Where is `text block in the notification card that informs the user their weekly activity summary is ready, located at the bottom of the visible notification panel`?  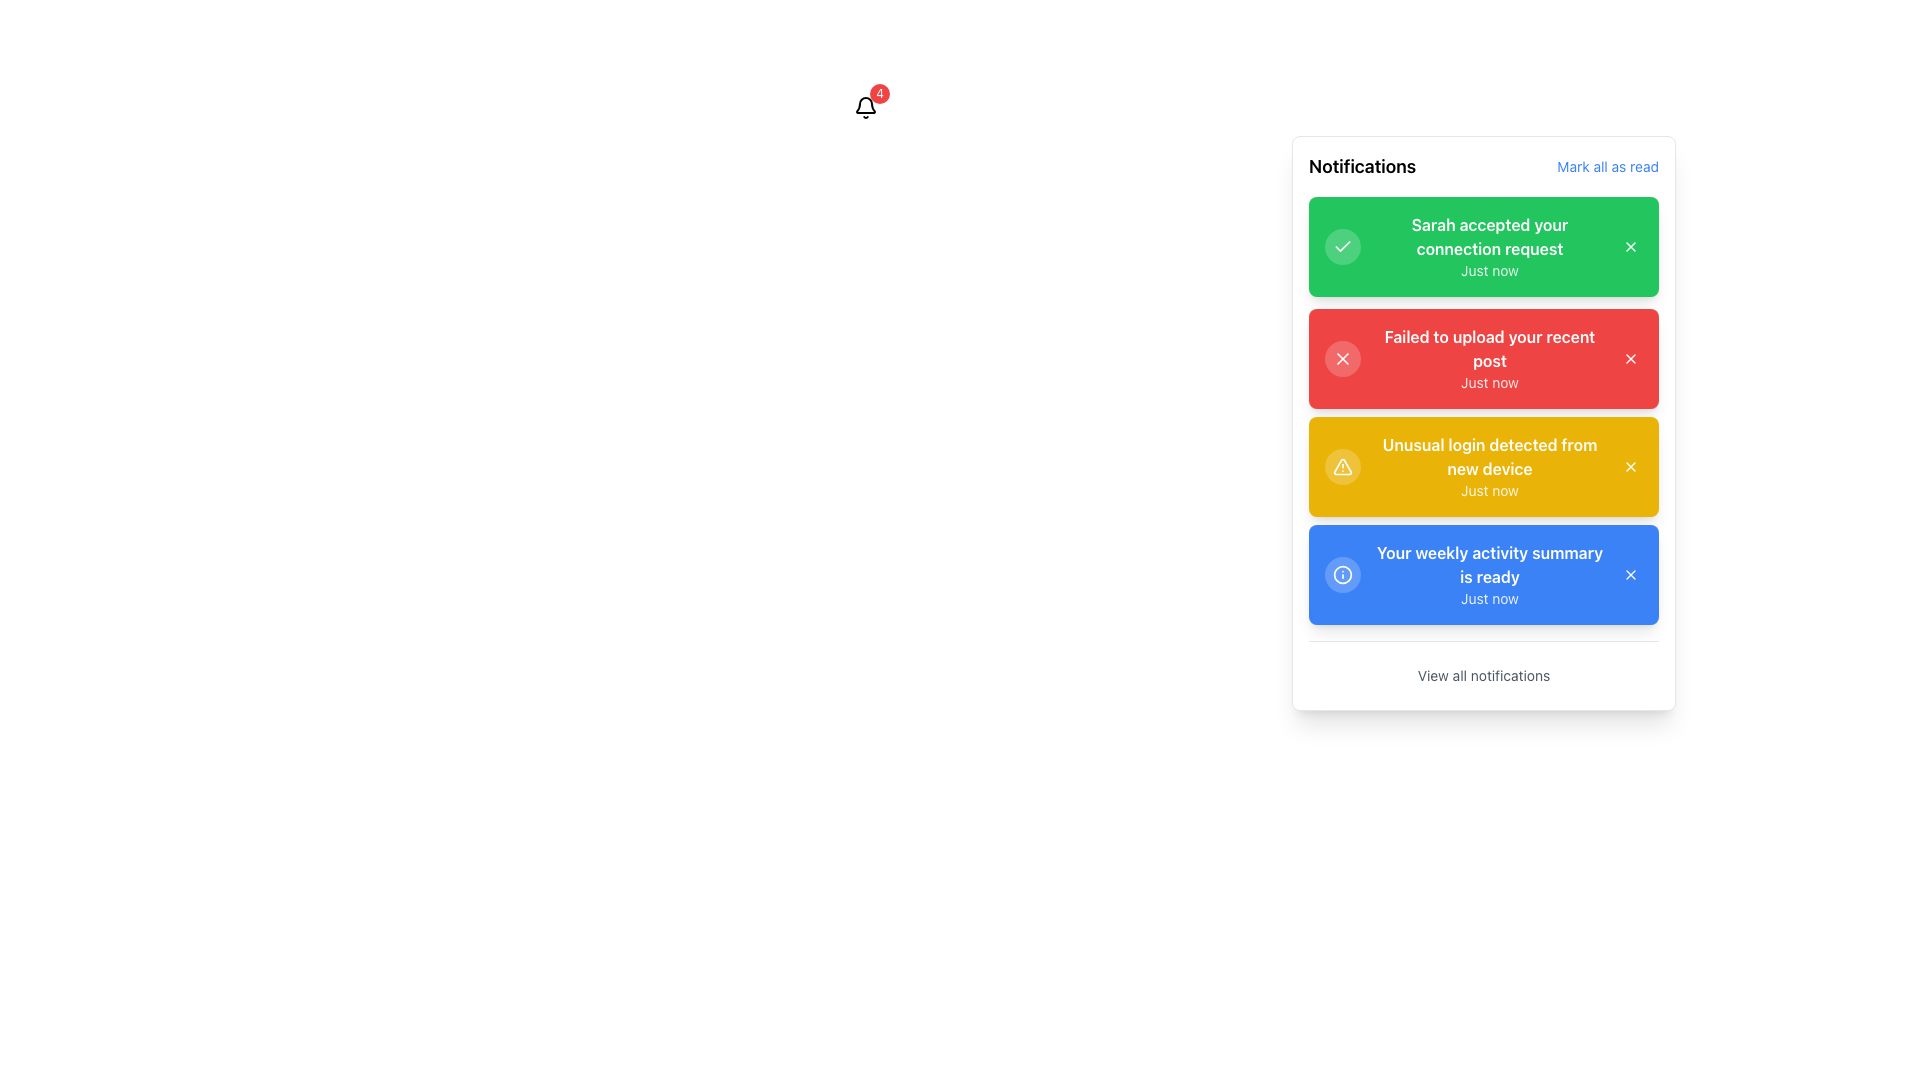 text block in the notification card that informs the user their weekly activity summary is ready, located at the bottom of the visible notification panel is located at coordinates (1489, 574).